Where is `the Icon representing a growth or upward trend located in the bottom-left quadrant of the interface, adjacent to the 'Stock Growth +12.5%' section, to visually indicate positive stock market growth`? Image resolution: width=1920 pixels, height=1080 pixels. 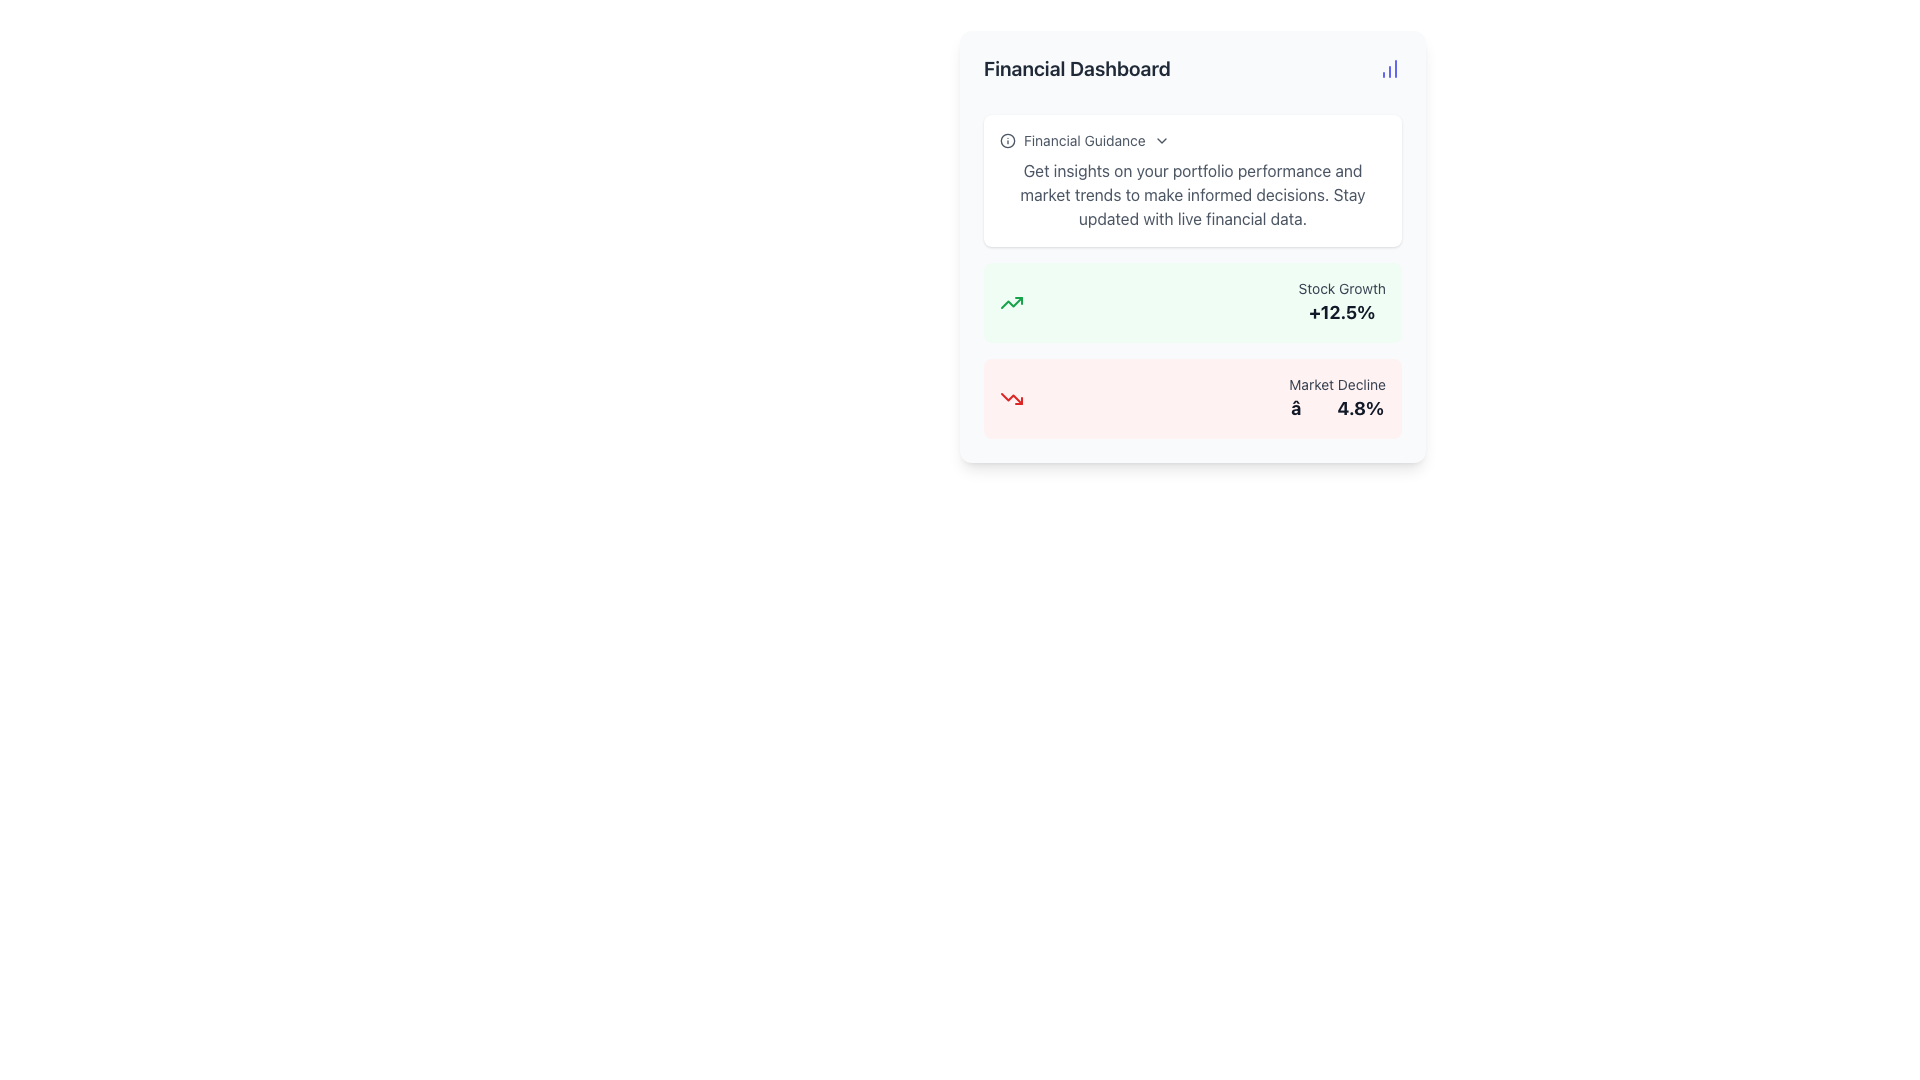 the Icon representing a growth or upward trend located in the bottom-left quadrant of the interface, adjacent to the 'Stock Growth +12.5%' section, to visually indicate positive stock market growth is located at coordinates (1012, 303).